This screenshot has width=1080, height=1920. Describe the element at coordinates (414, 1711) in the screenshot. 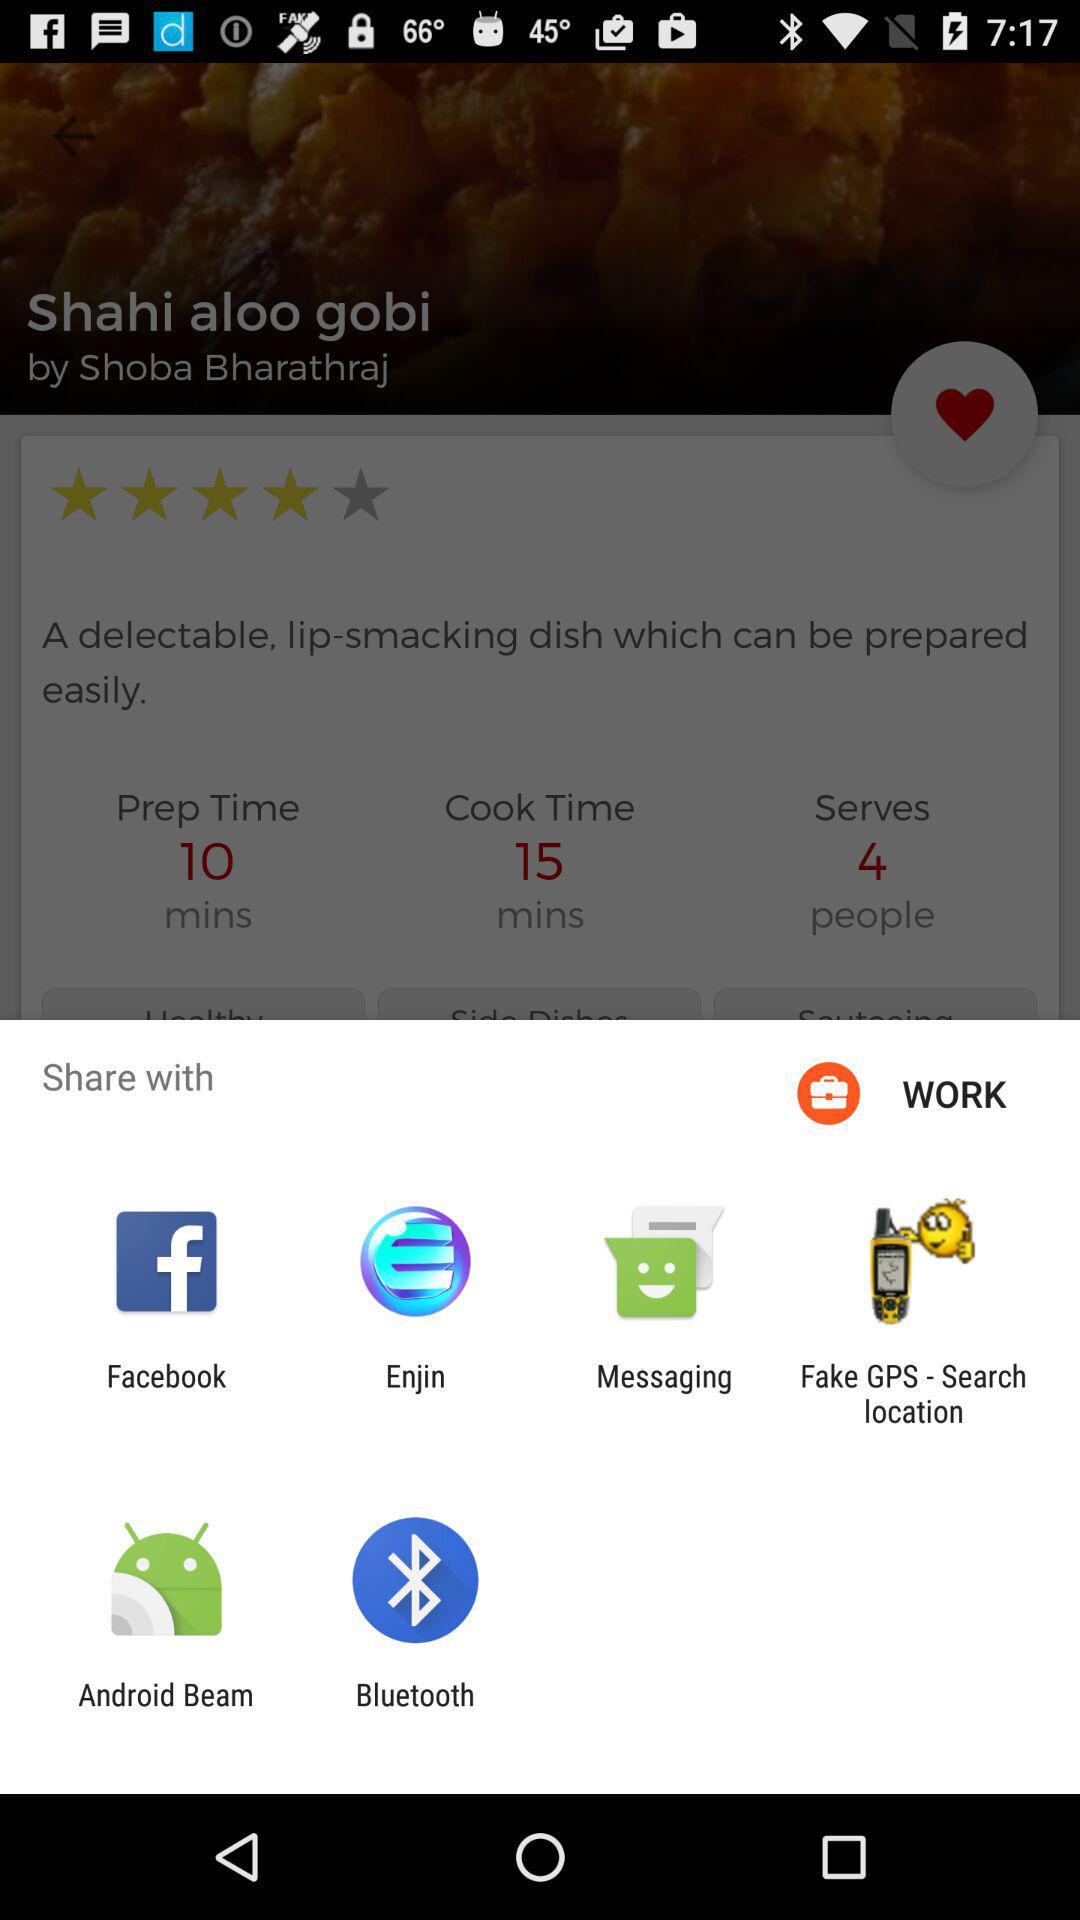

I see `icon to the right of android beam icon` at that location.